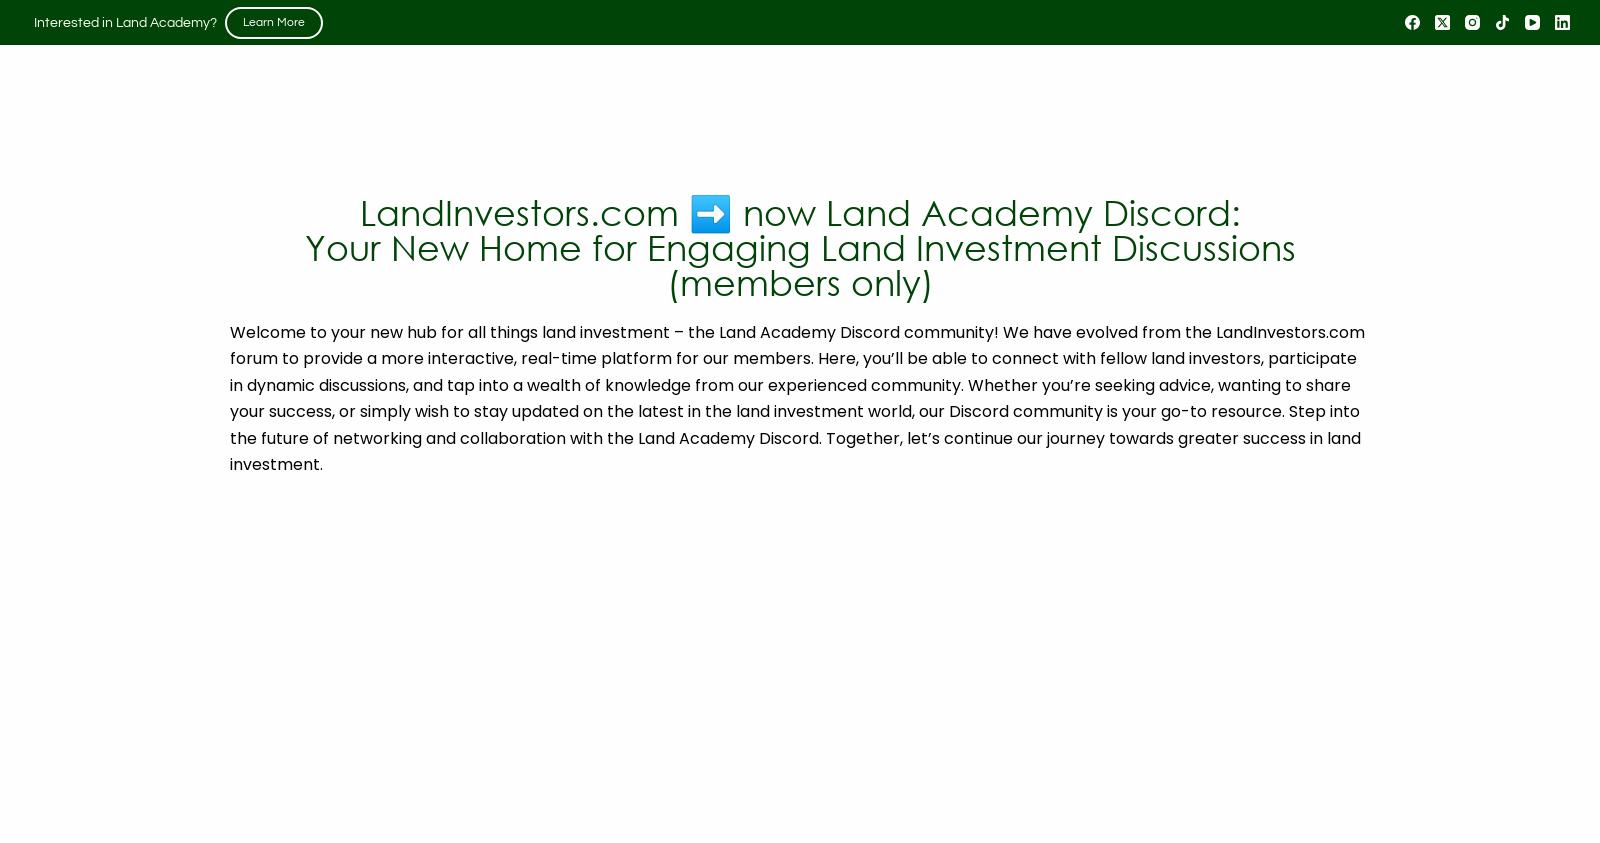 This screenshot has height=843, width=1600. I want to click on 'Newsletter', so click(1291, 140).